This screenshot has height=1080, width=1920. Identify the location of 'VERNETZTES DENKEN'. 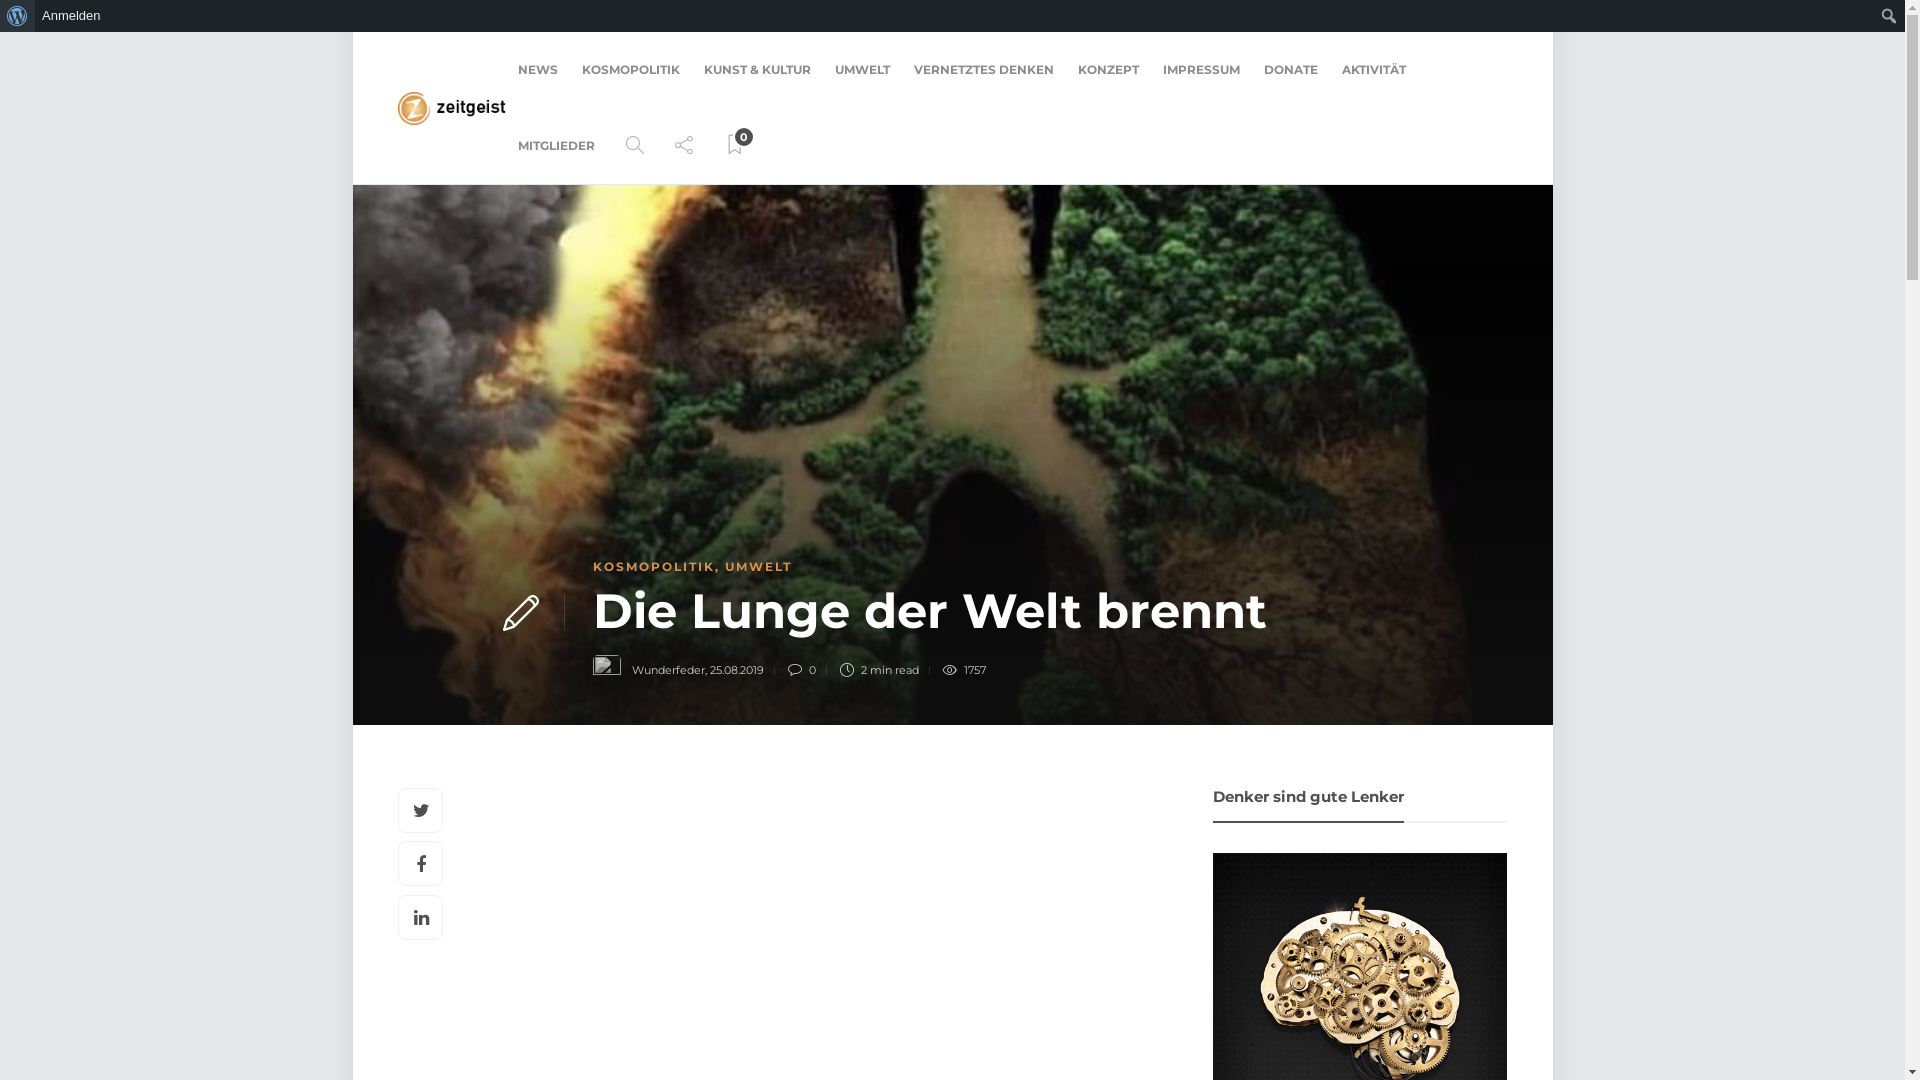
(983, 68).